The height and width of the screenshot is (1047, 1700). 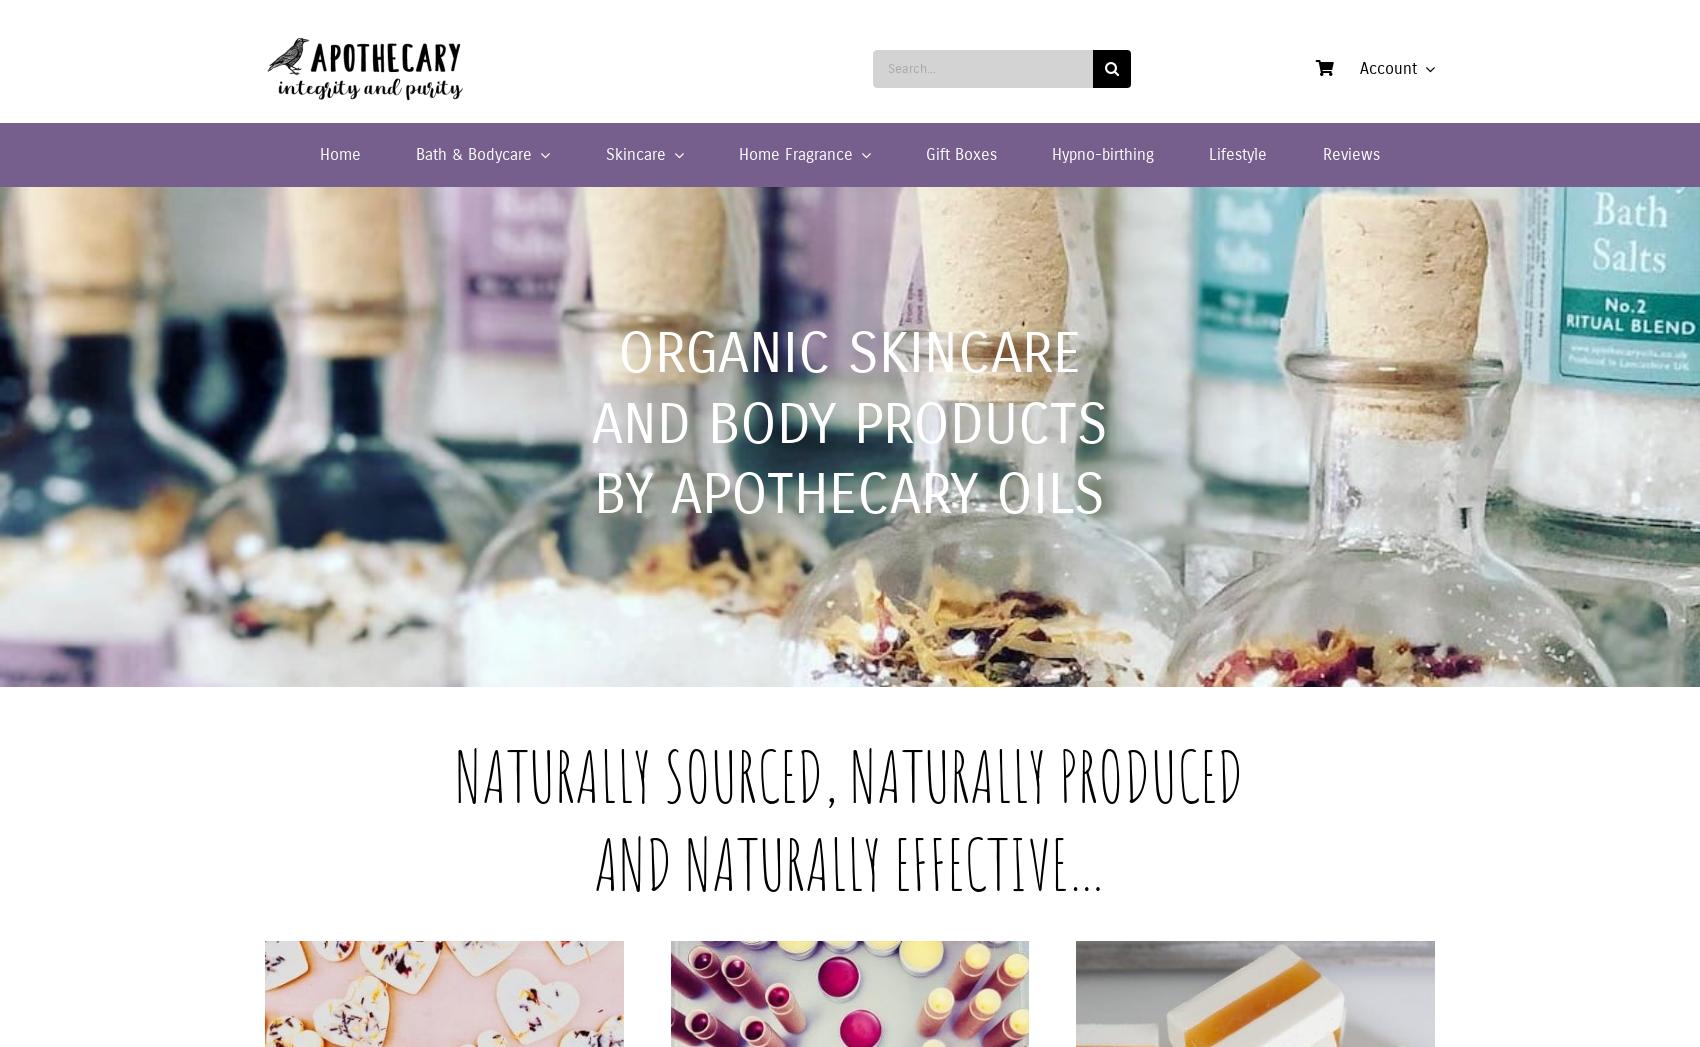 What do you see at coordinates (1387, 68) in the screenshot?
I see `'Account'` at bounding box center [1387, 68].